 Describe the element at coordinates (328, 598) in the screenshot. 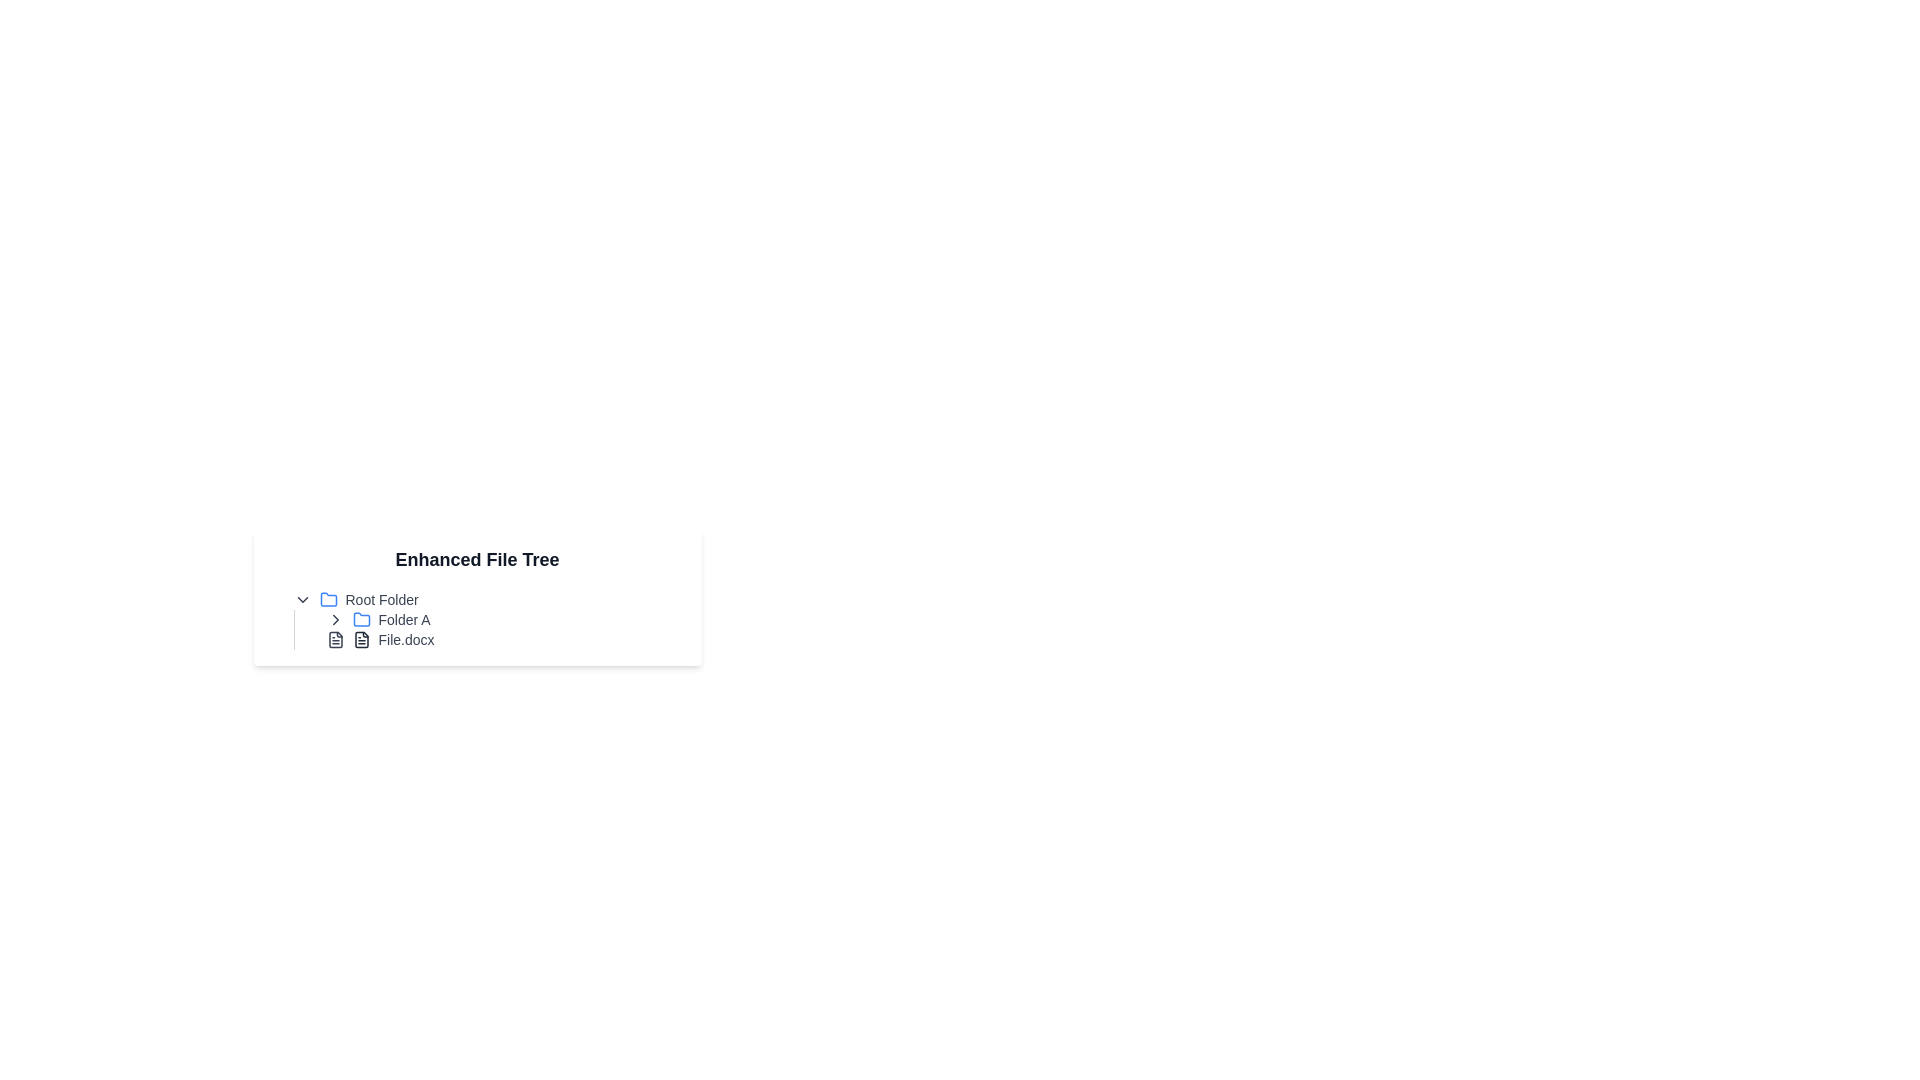

I see `the folder icon representing 'Folder A' in the file tree structure, which serves as a visual cue for hierarchical groupings of files and folders` at that location.